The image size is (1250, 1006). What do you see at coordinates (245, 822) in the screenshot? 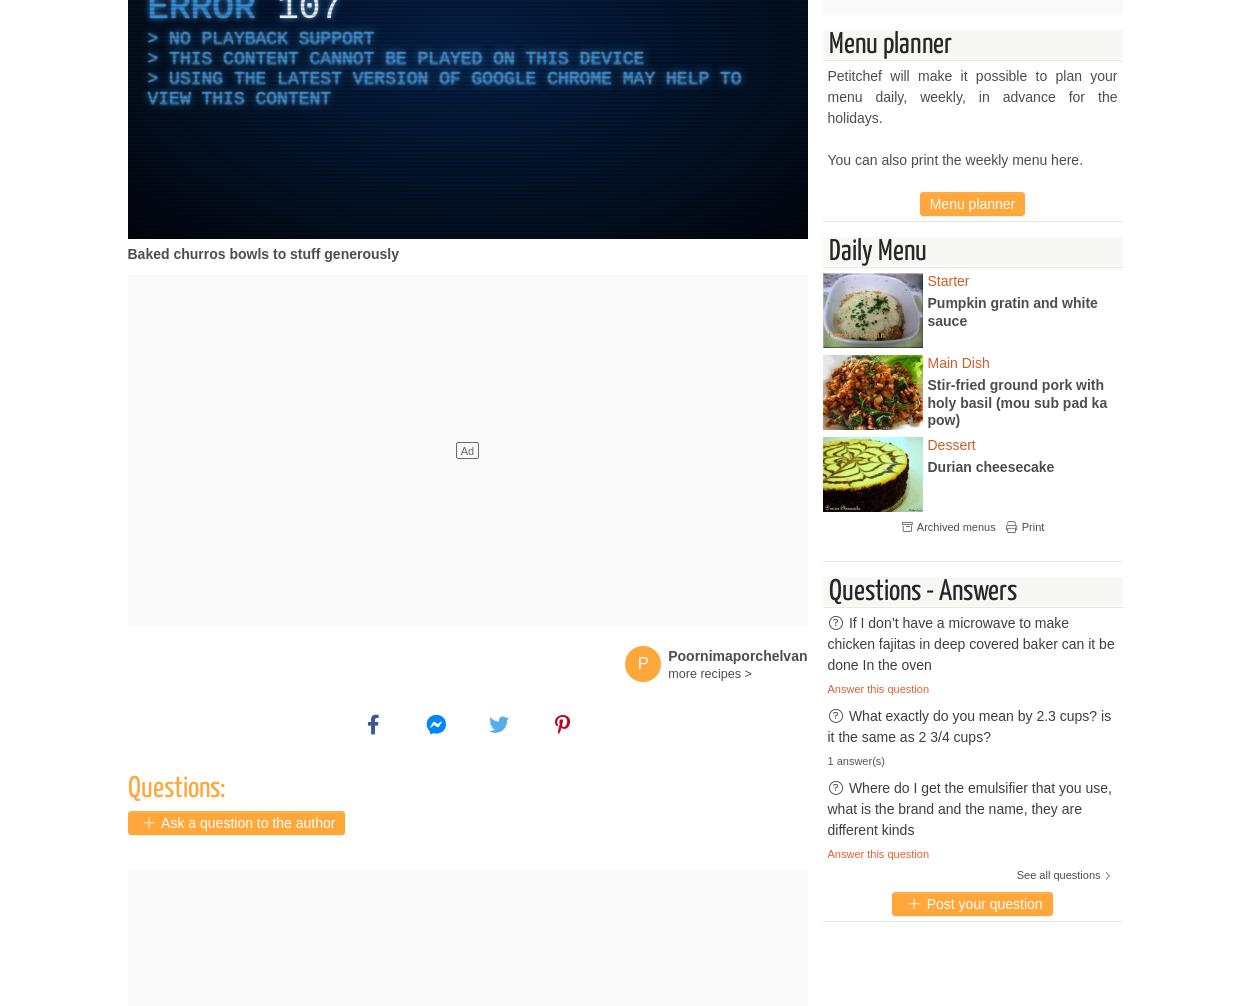
I see `'Ask a question to the author'` at bounding box center [245, 822].